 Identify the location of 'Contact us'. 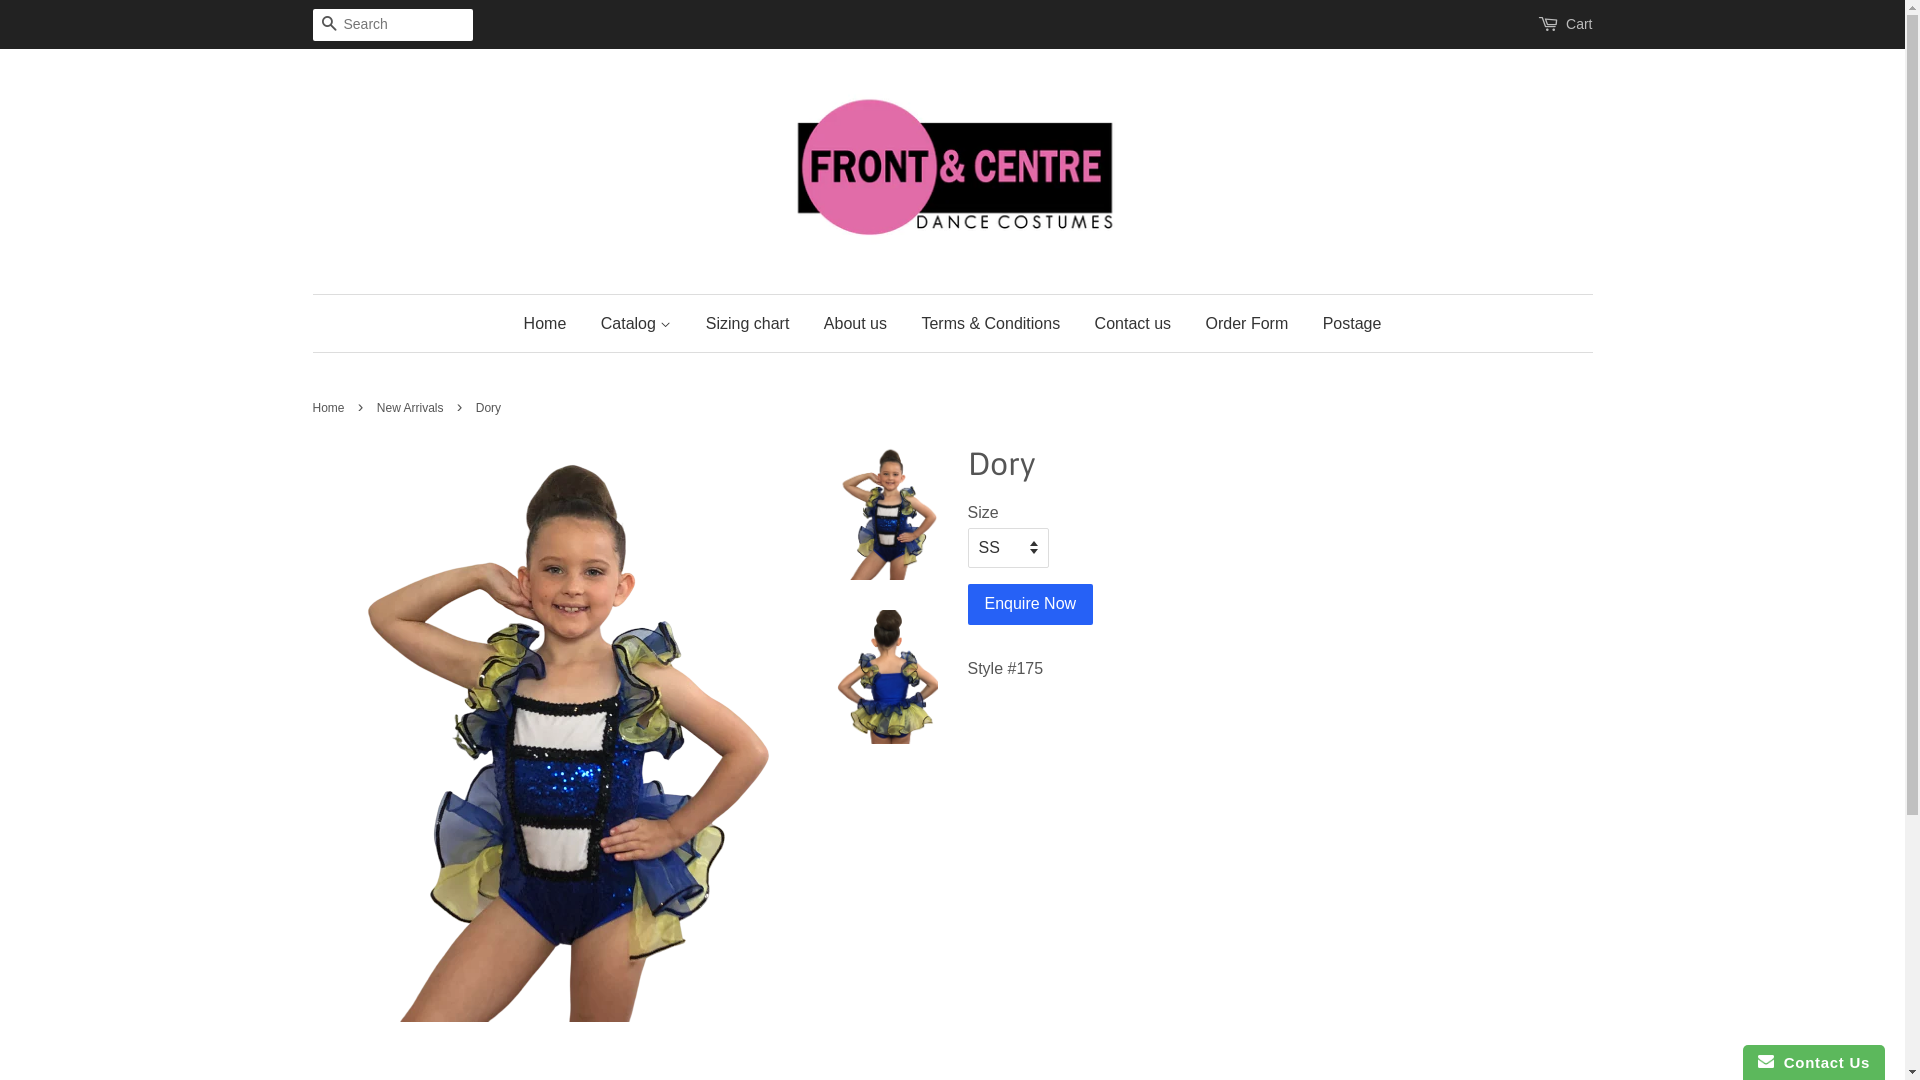
(1132, 322).